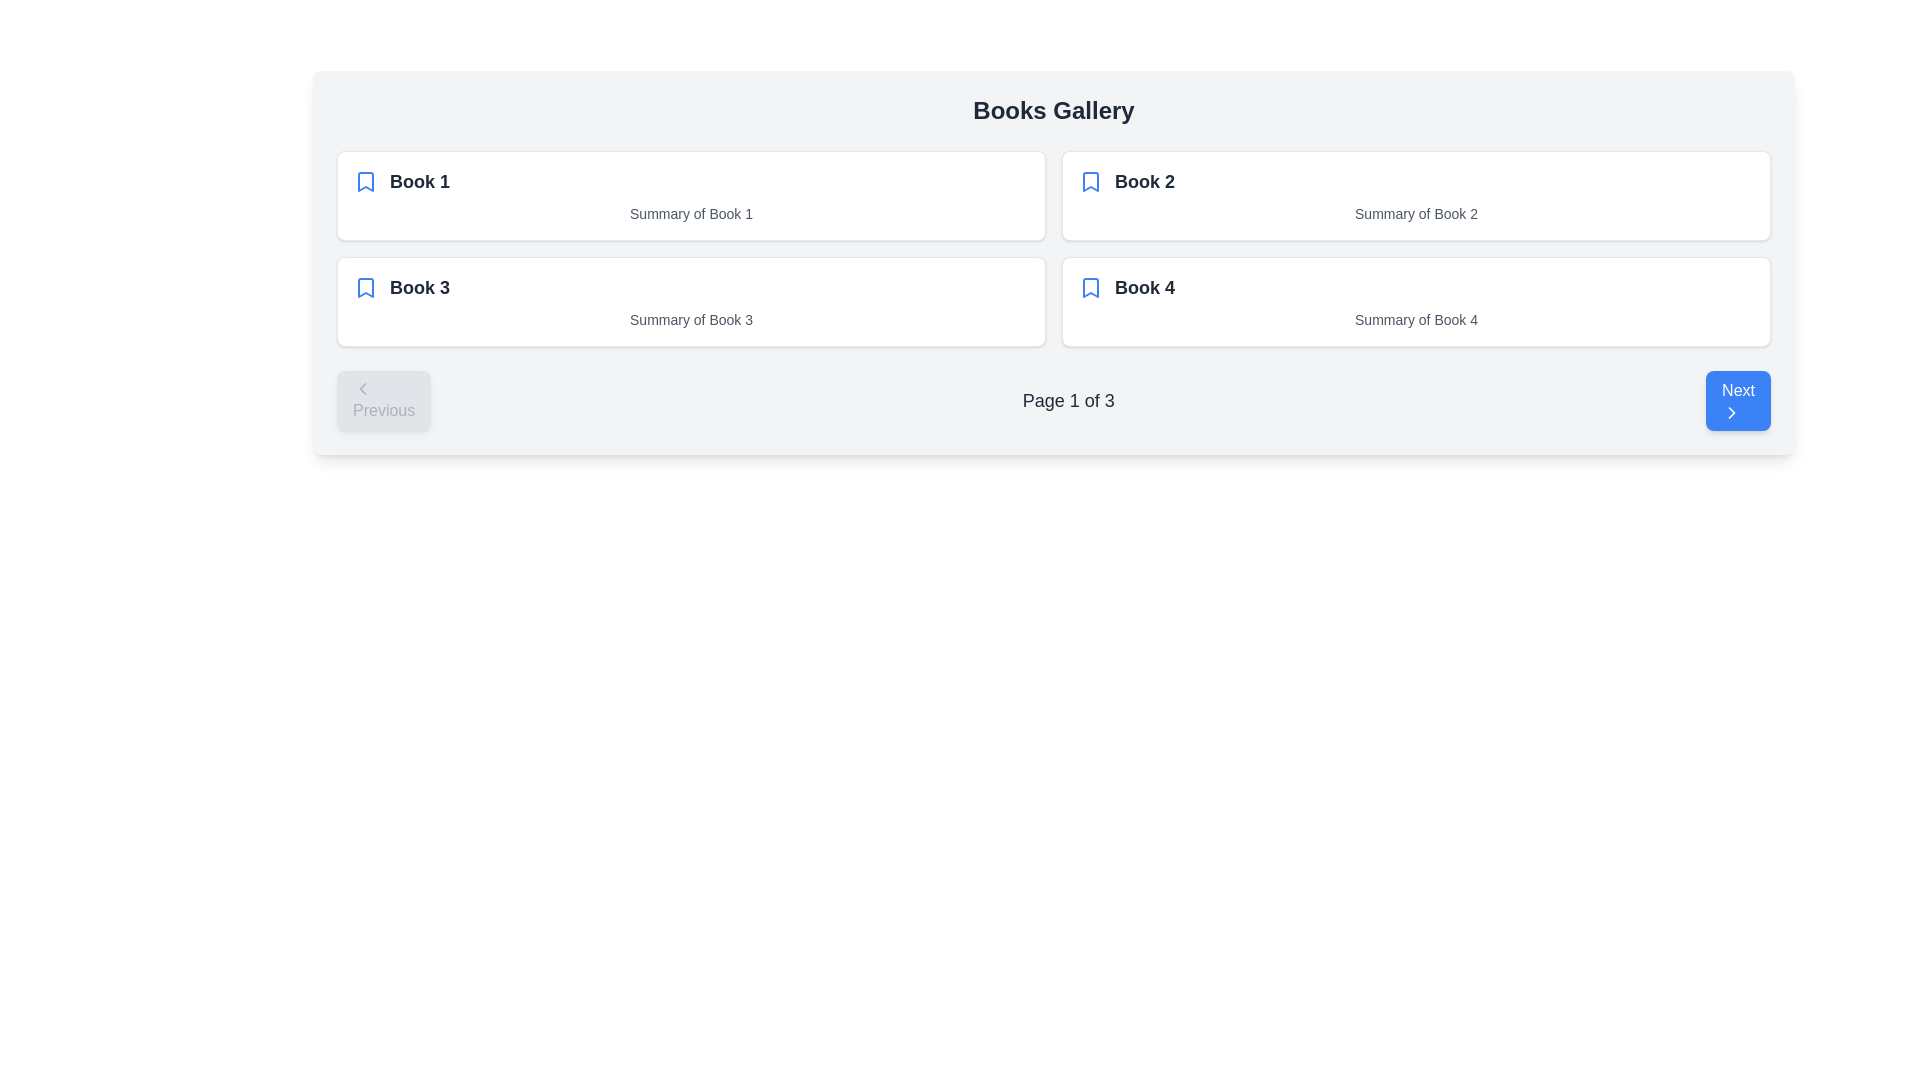 This screenshot has height=1080, width=1920. I want to click on the bookmark icon in the bottom-right quadrant of the card associated with 'Book 4', so click(1089, 288).